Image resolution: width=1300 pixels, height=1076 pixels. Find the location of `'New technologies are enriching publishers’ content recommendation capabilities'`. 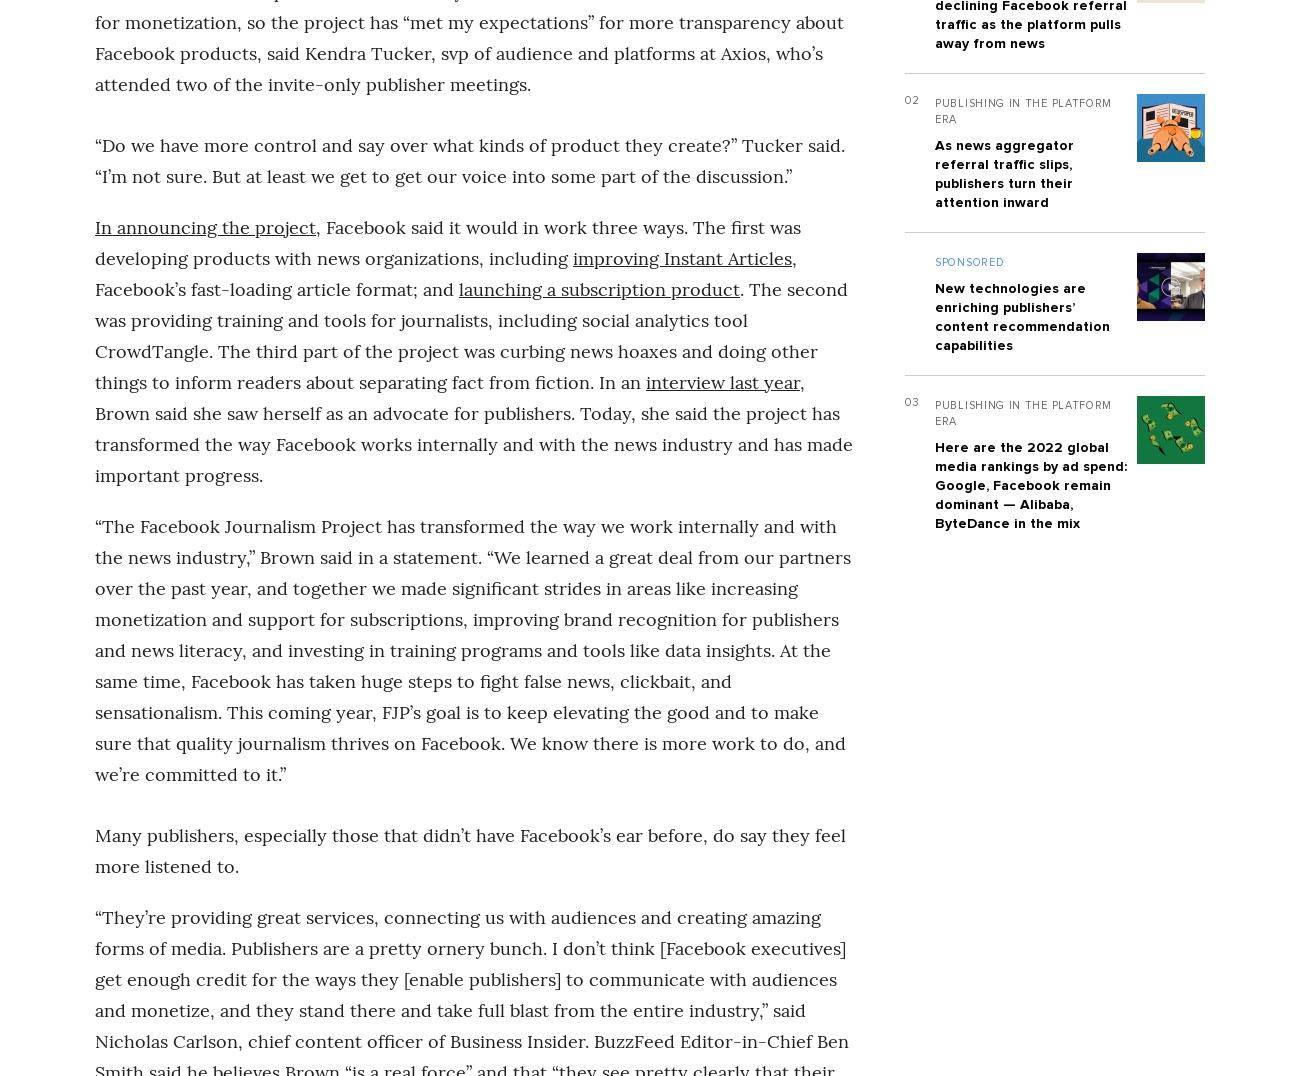

'New technologies are enriching publishers’ content recommendation capabilities' is located at coordinates (1021, 316).